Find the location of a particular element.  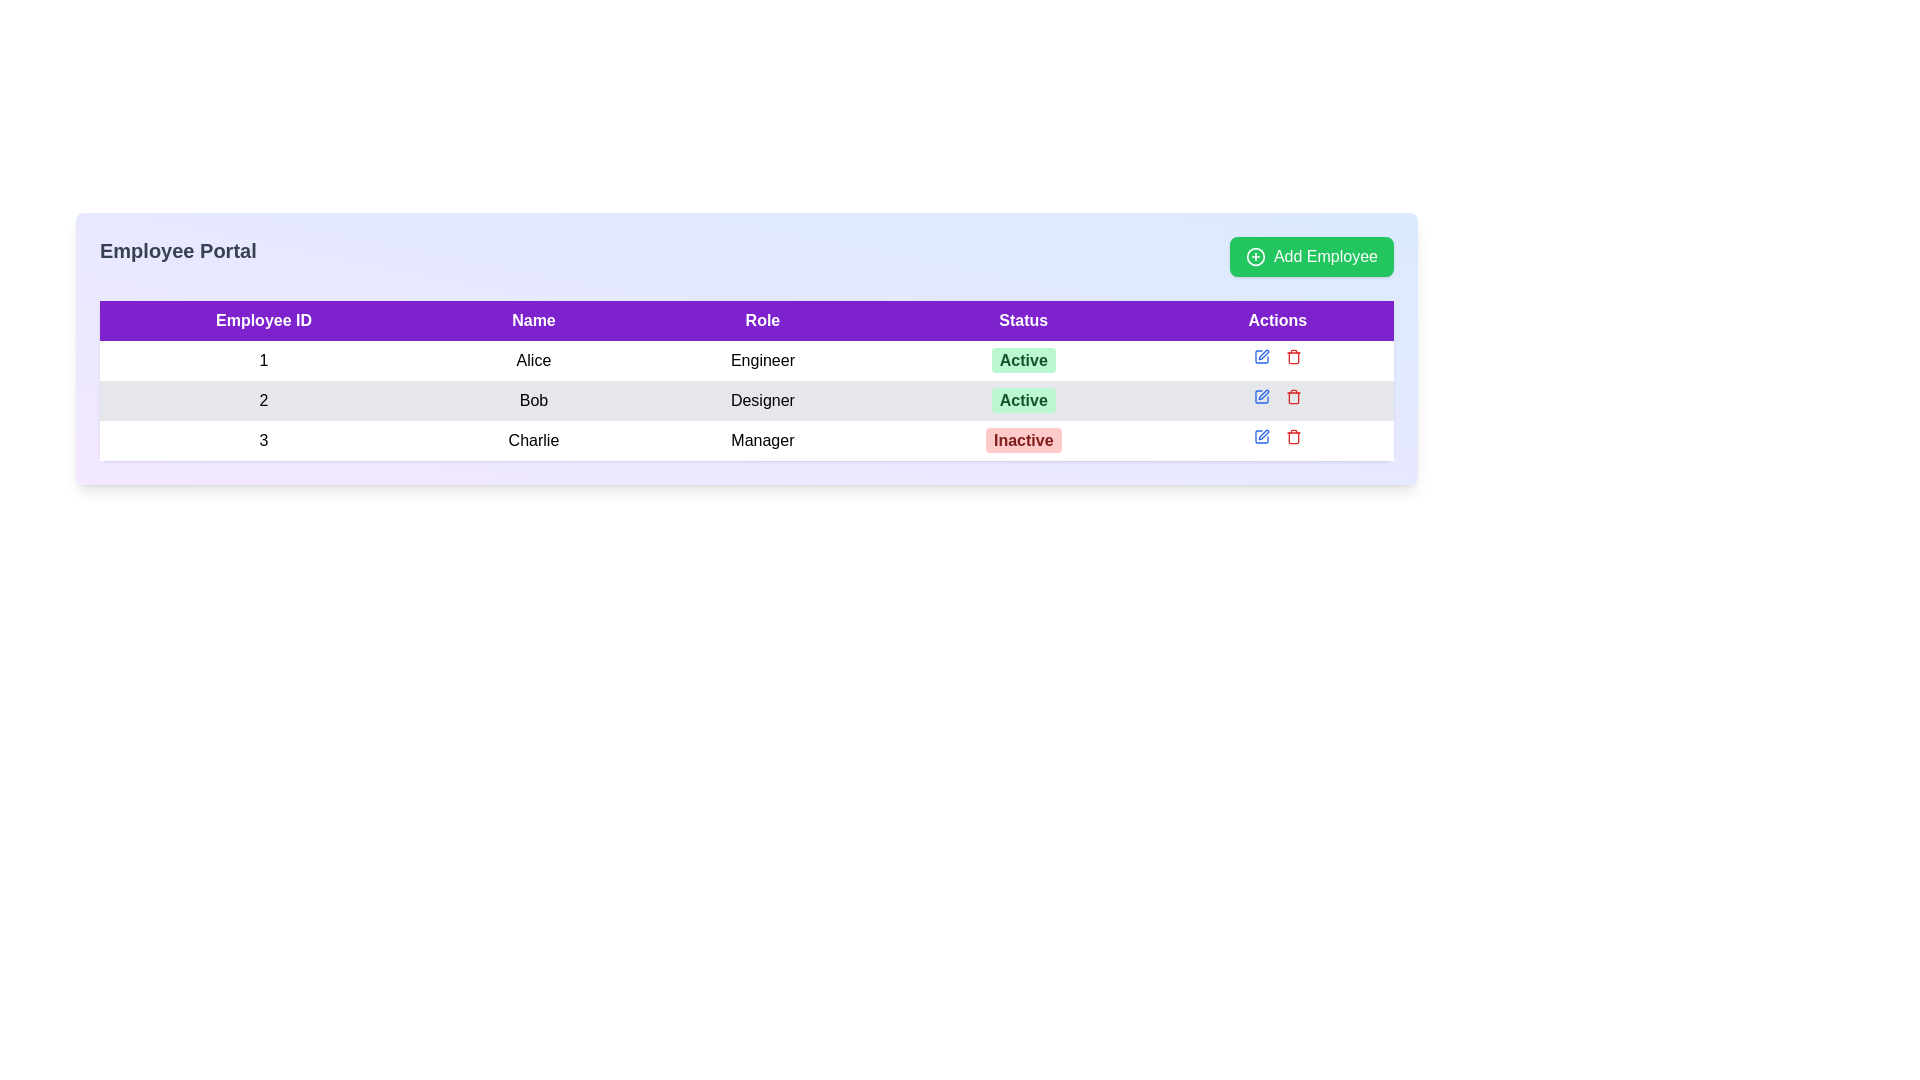

the third row in the table that contains employee ID '3', name 'Charlie', role 'Manager', and status 'Inactive' is located at coordinates (746, 439).